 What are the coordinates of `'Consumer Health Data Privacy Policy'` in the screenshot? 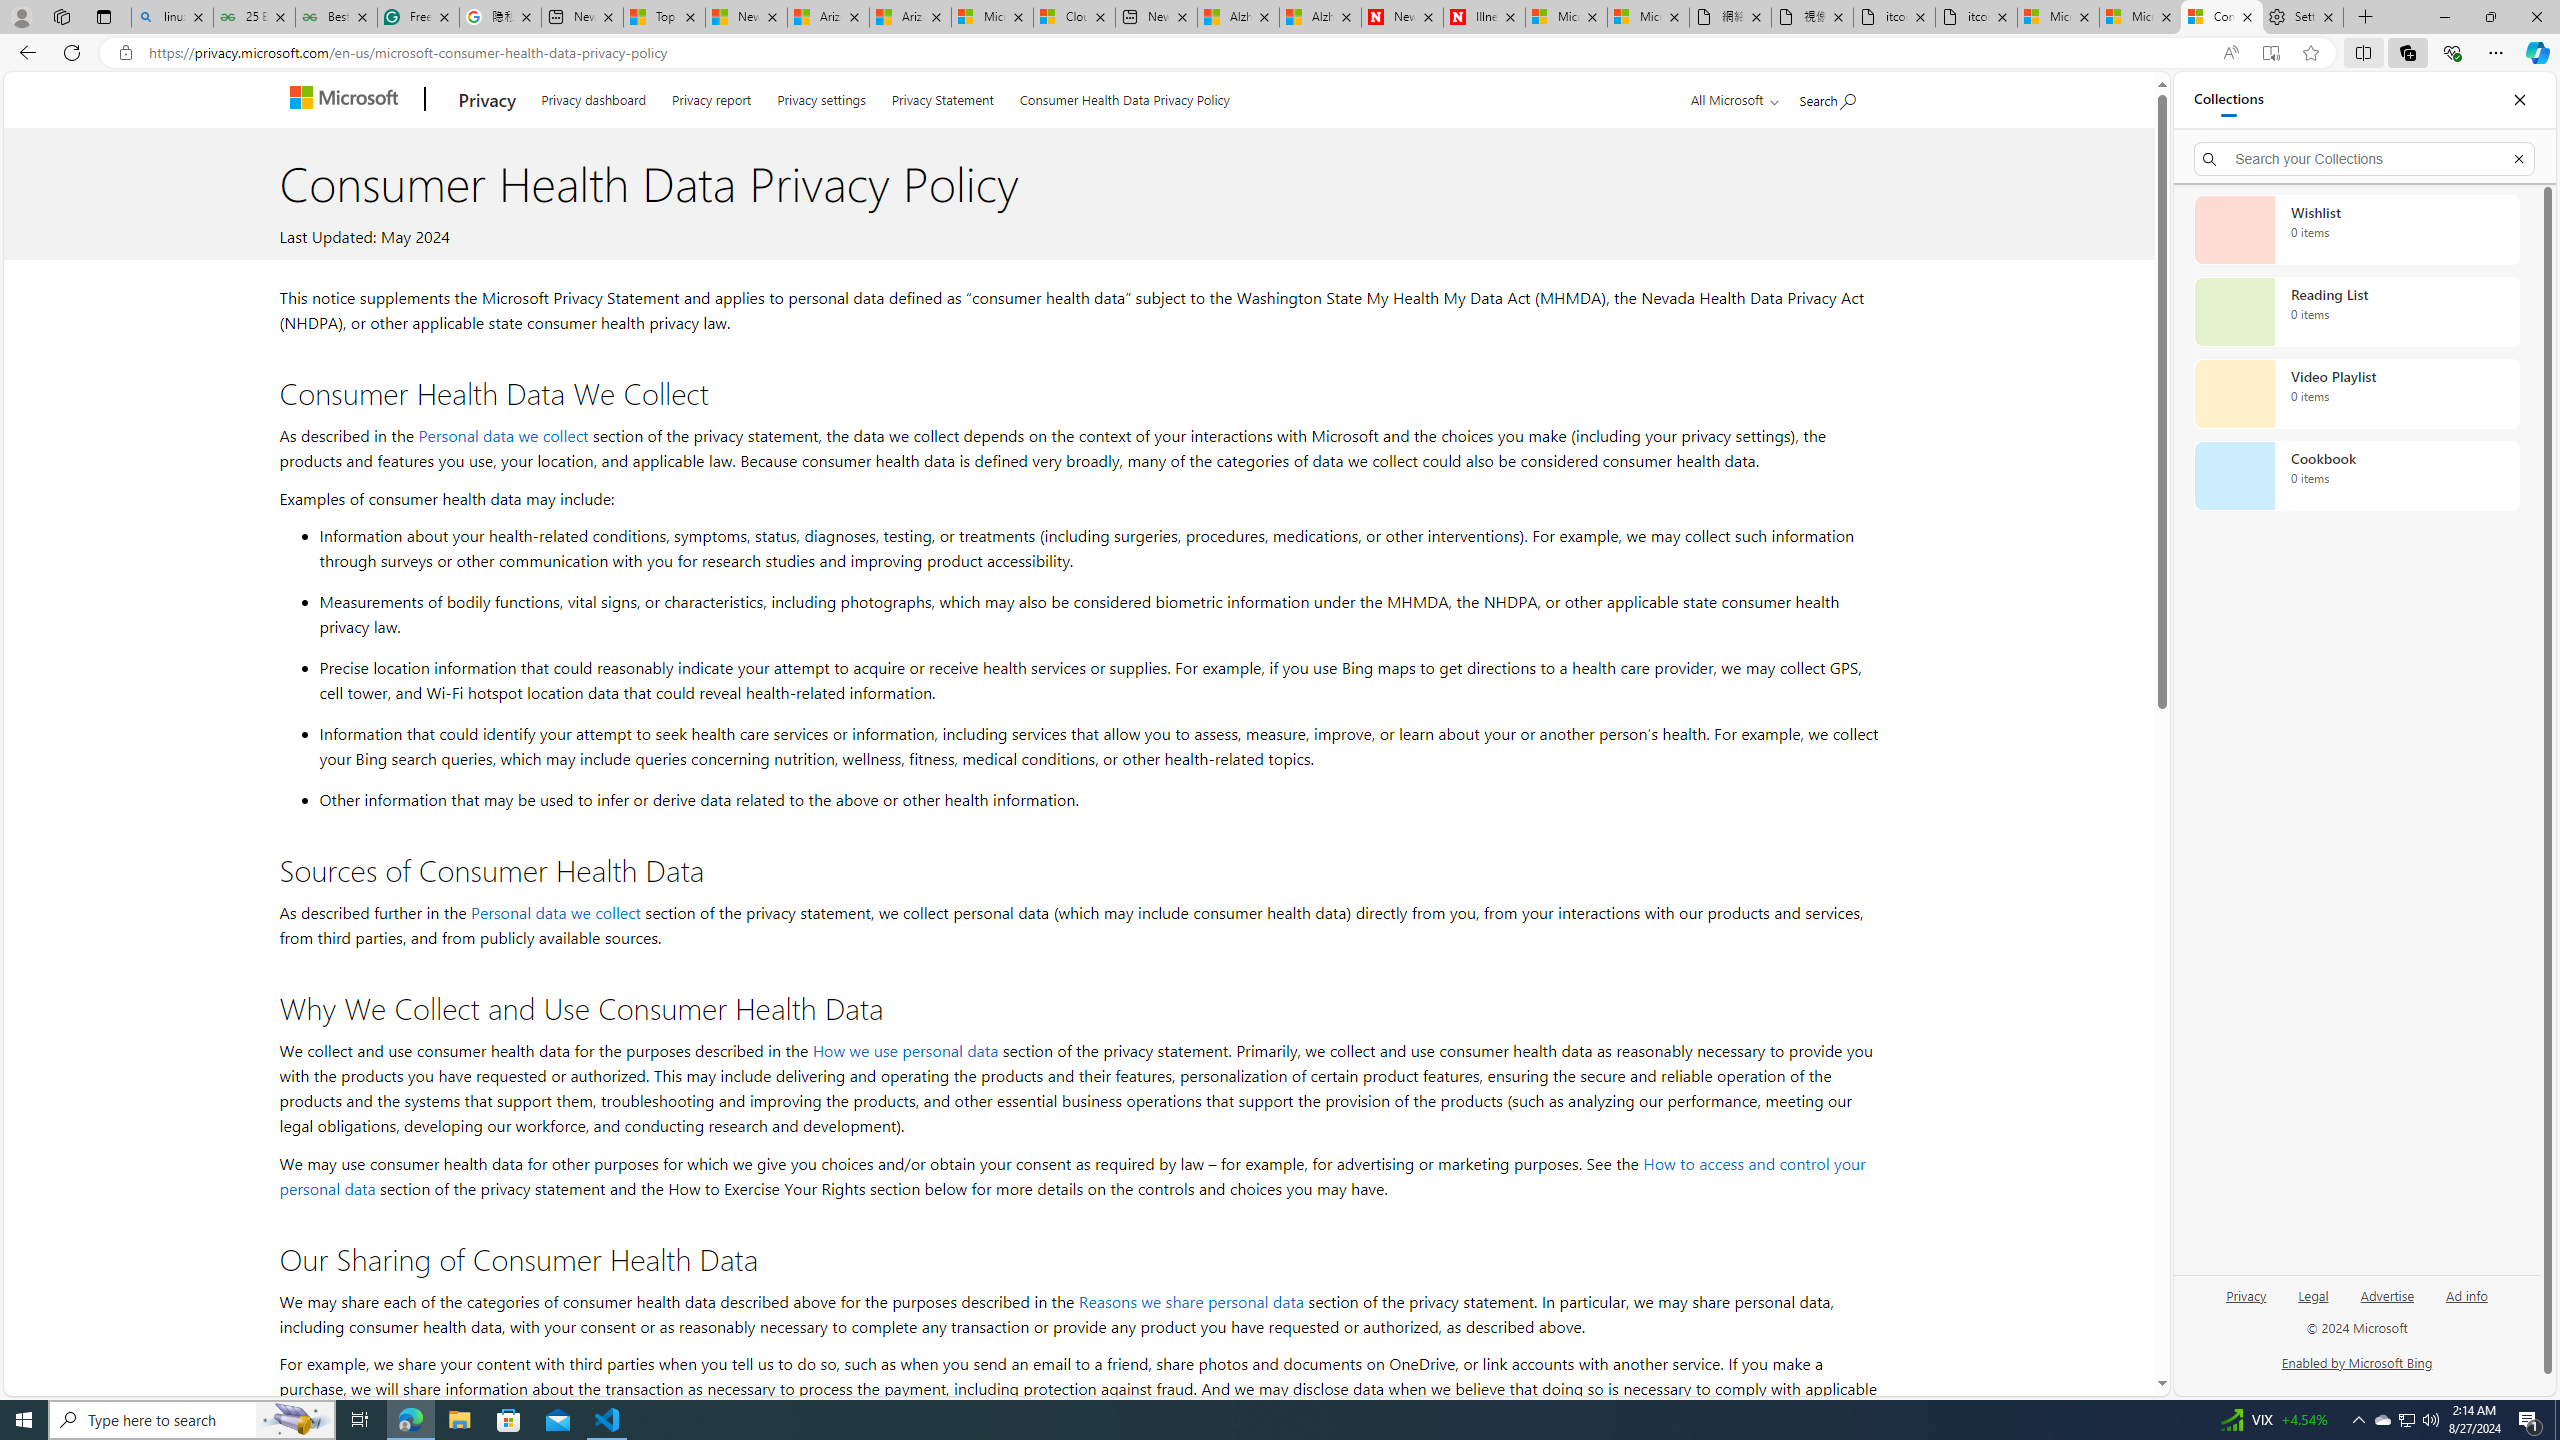 It's located at (1125, 96).